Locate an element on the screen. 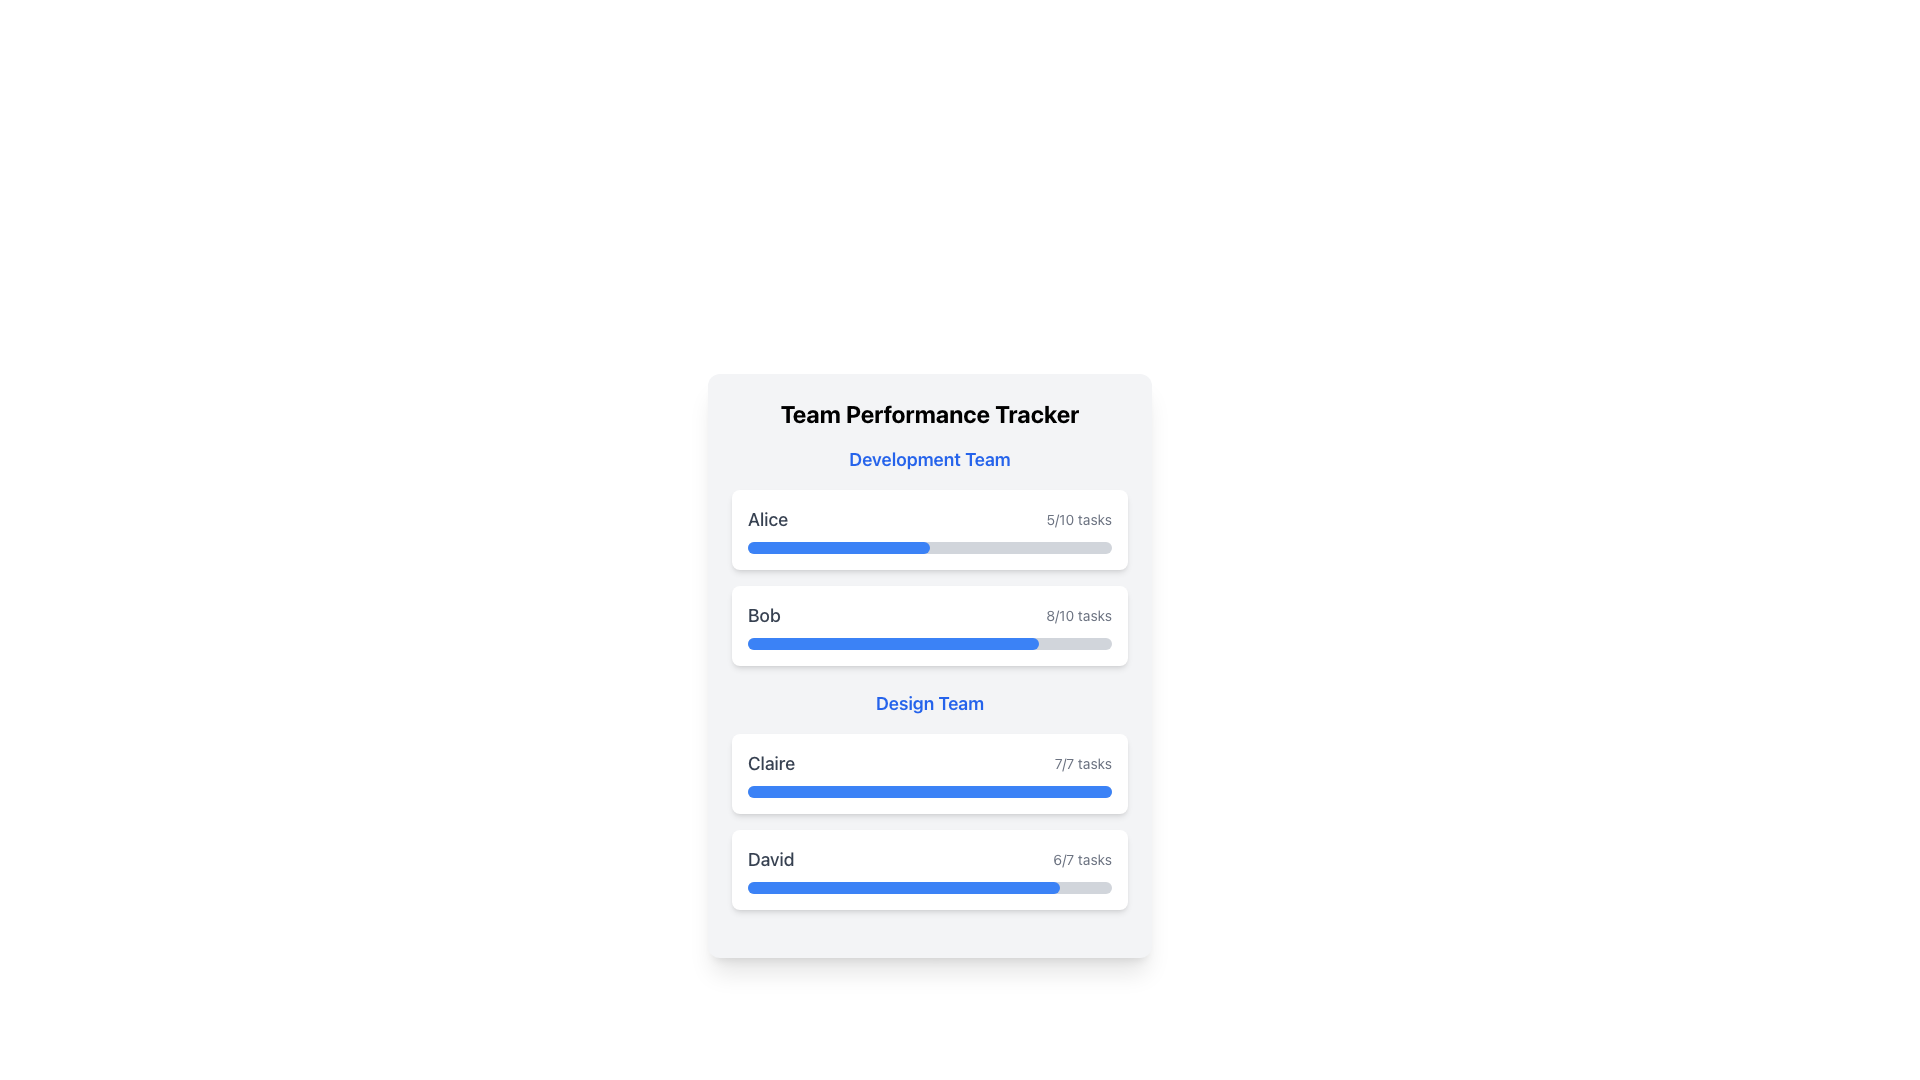 The width and height of the screenshot is (1920, 1080). prominent header text block labeled 'Team Performance Tracker', which is bold and large, positioned at the top of the interface is located at coordinates (929, 412).